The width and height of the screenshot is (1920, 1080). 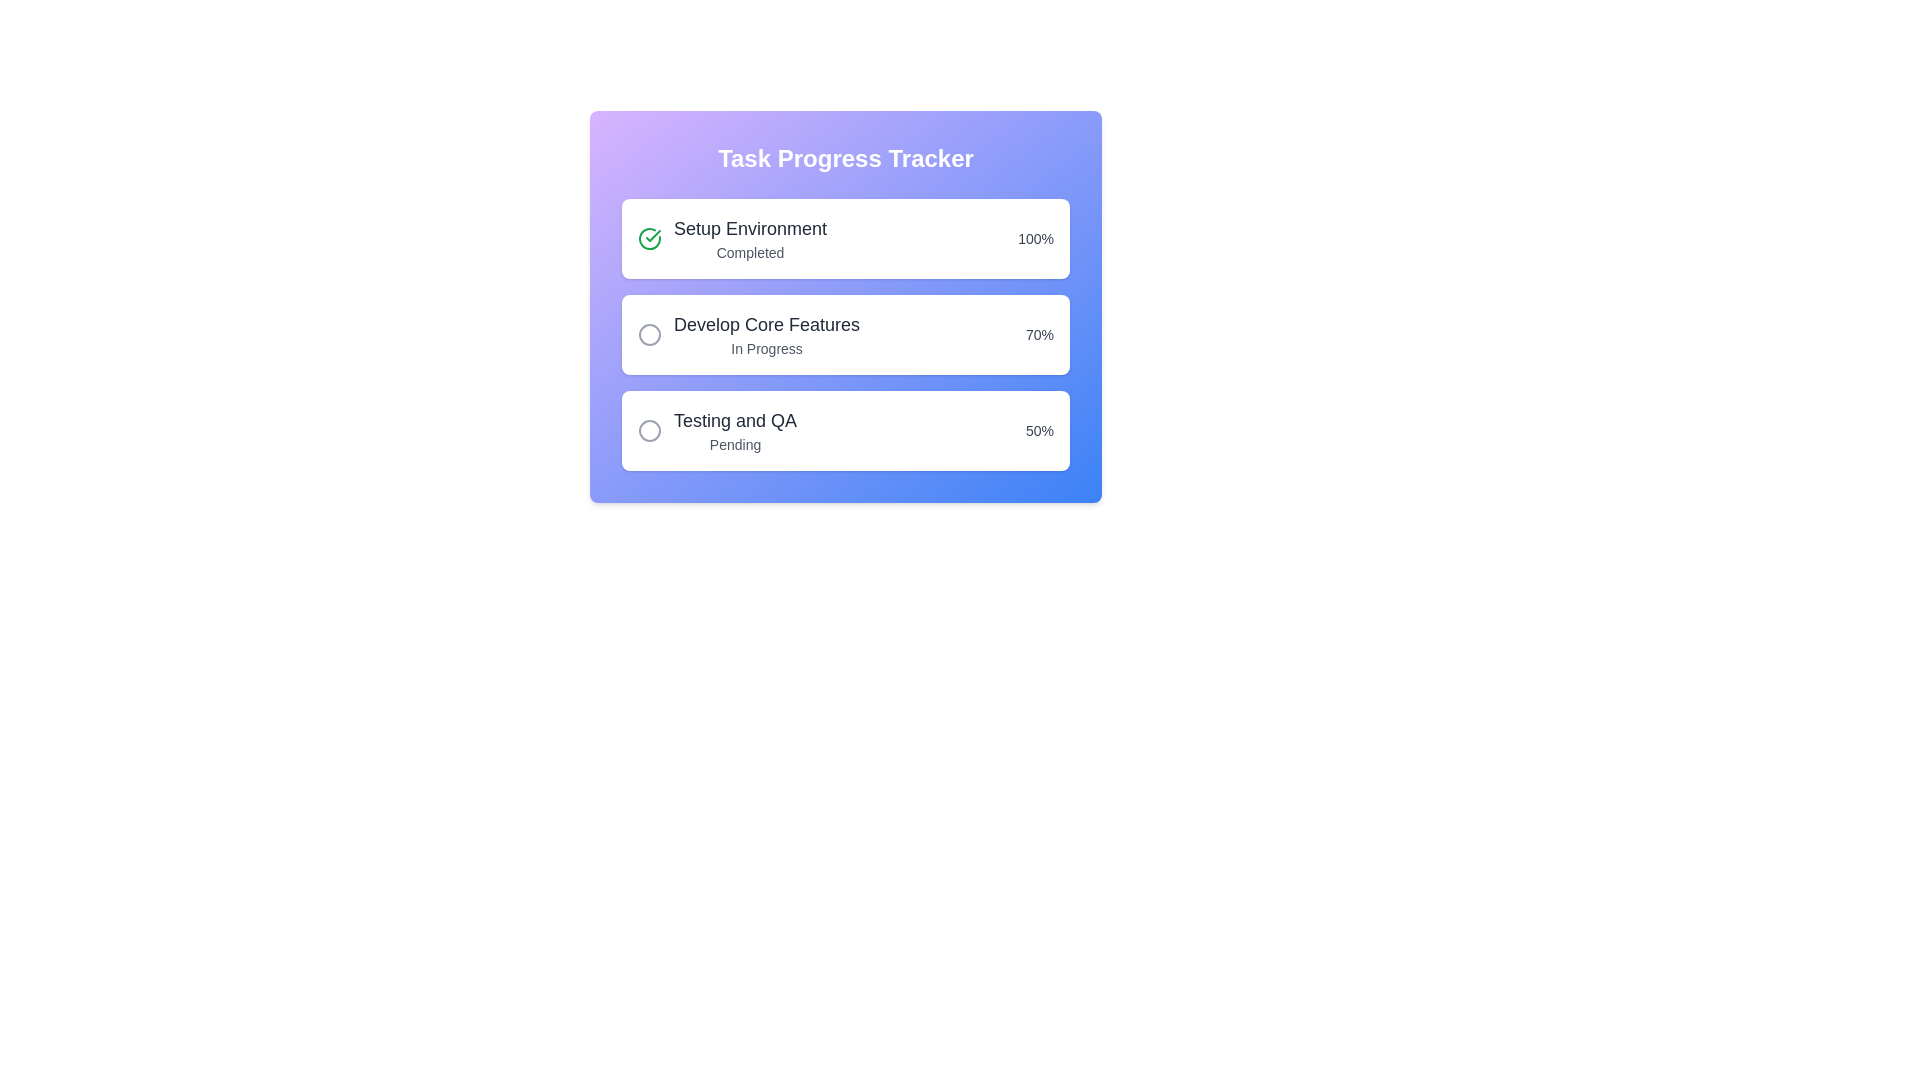 What do you see at coordinates (649, 334) in the screenshot?
I see `the Circle icon, which has a gray outline and represents a status marker, located to the left of the text 'Develop Core Features' in the task progress tracker interface` at bounding box center [649, 334].